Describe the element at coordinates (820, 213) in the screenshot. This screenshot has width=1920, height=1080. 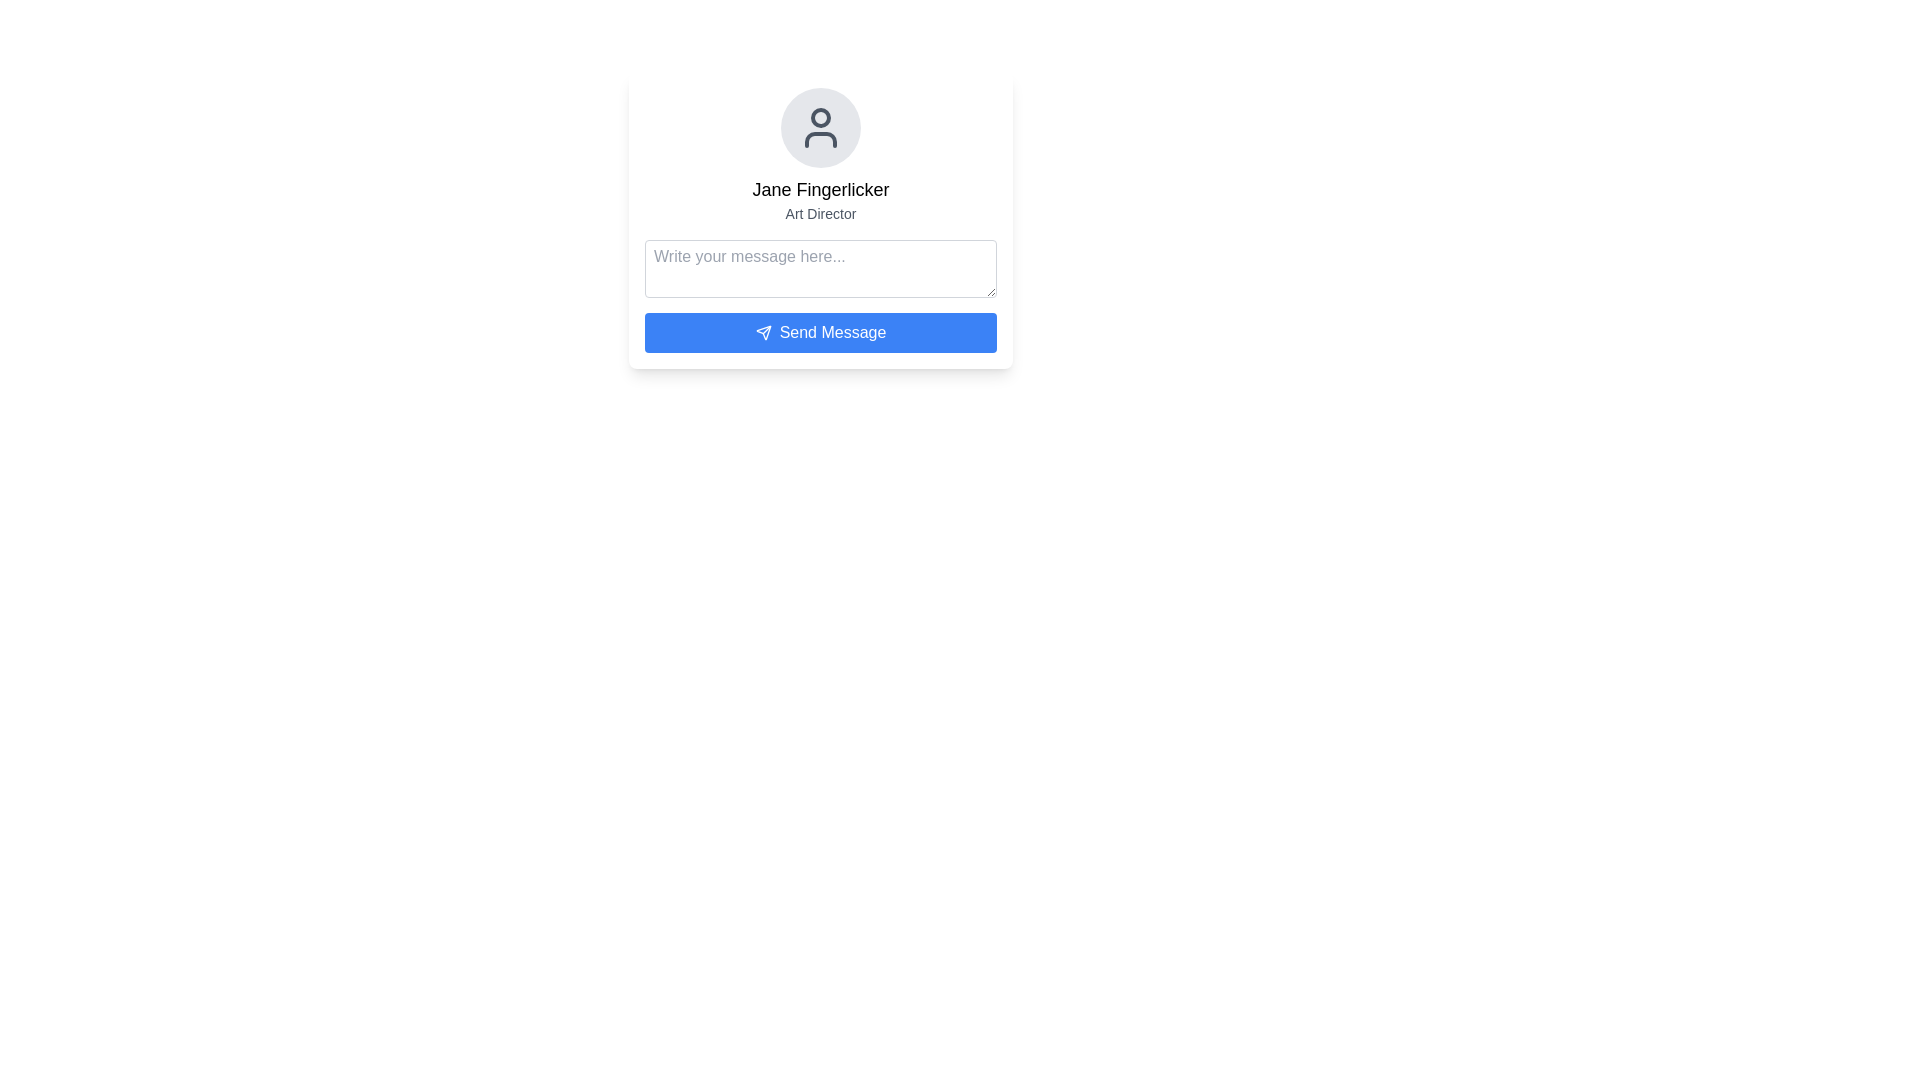
I see `the text label displaying 'Art Director' which is centrally aligned in a card interface, located below 'Jane Fingerlicker'` at that location.